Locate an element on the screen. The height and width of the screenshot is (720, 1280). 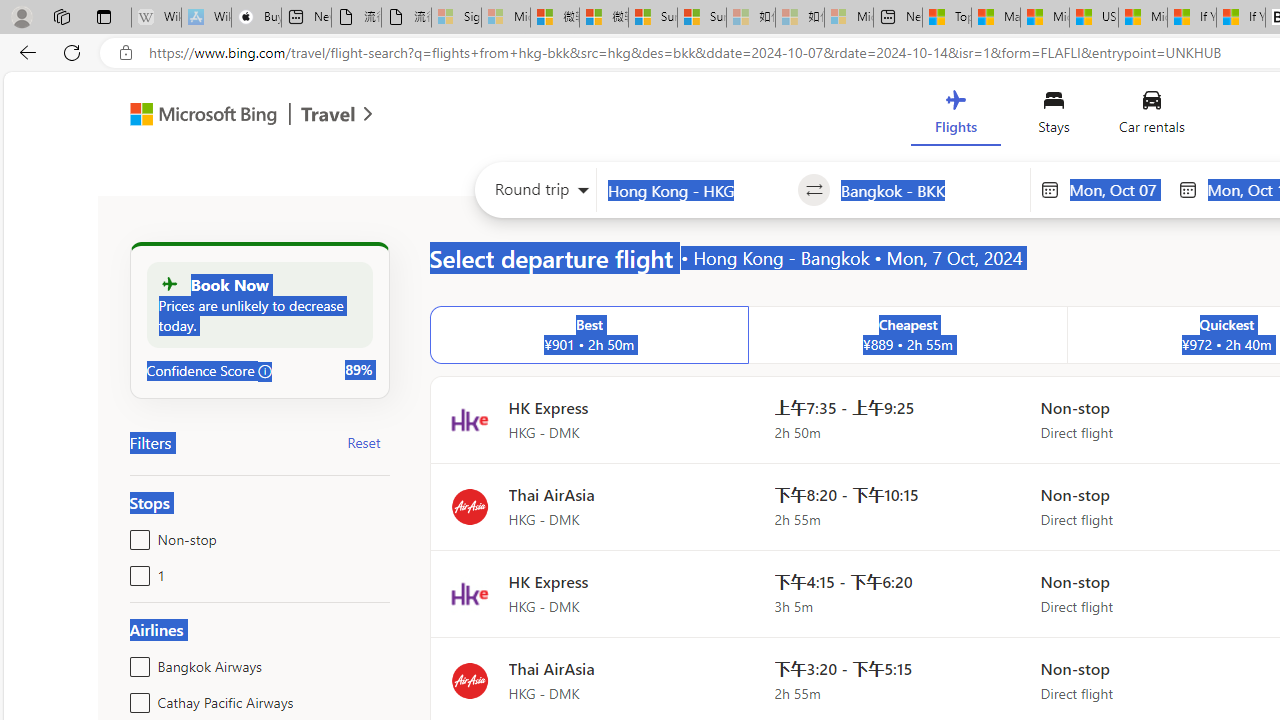
'Select trip type' is located at coordinates (536, 194).